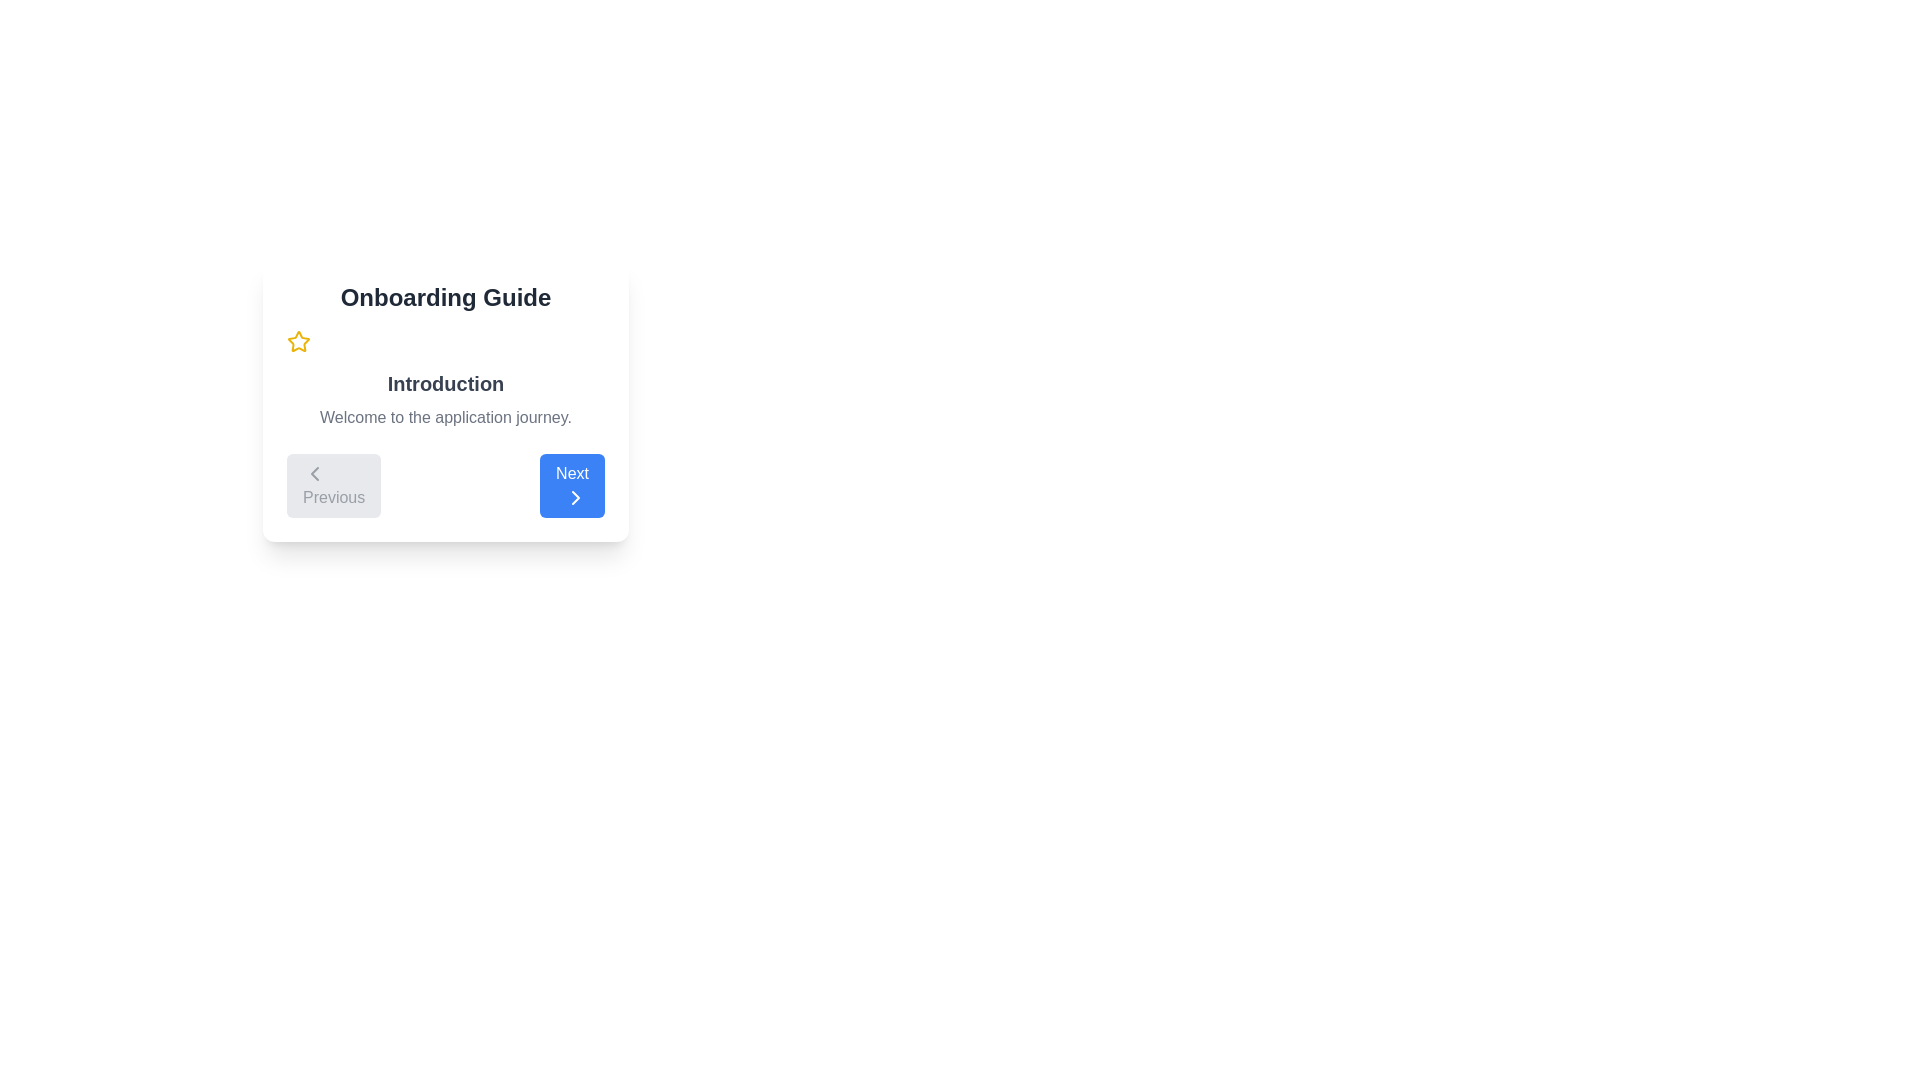 This screenshot has width=1920, height=1080. Describe the element at coordinates (445, 416) in the screenshot. I see `the Text Block element located beneath the 'Introduction' heading, displaying 'Welcome to the application journey.'` at that location.